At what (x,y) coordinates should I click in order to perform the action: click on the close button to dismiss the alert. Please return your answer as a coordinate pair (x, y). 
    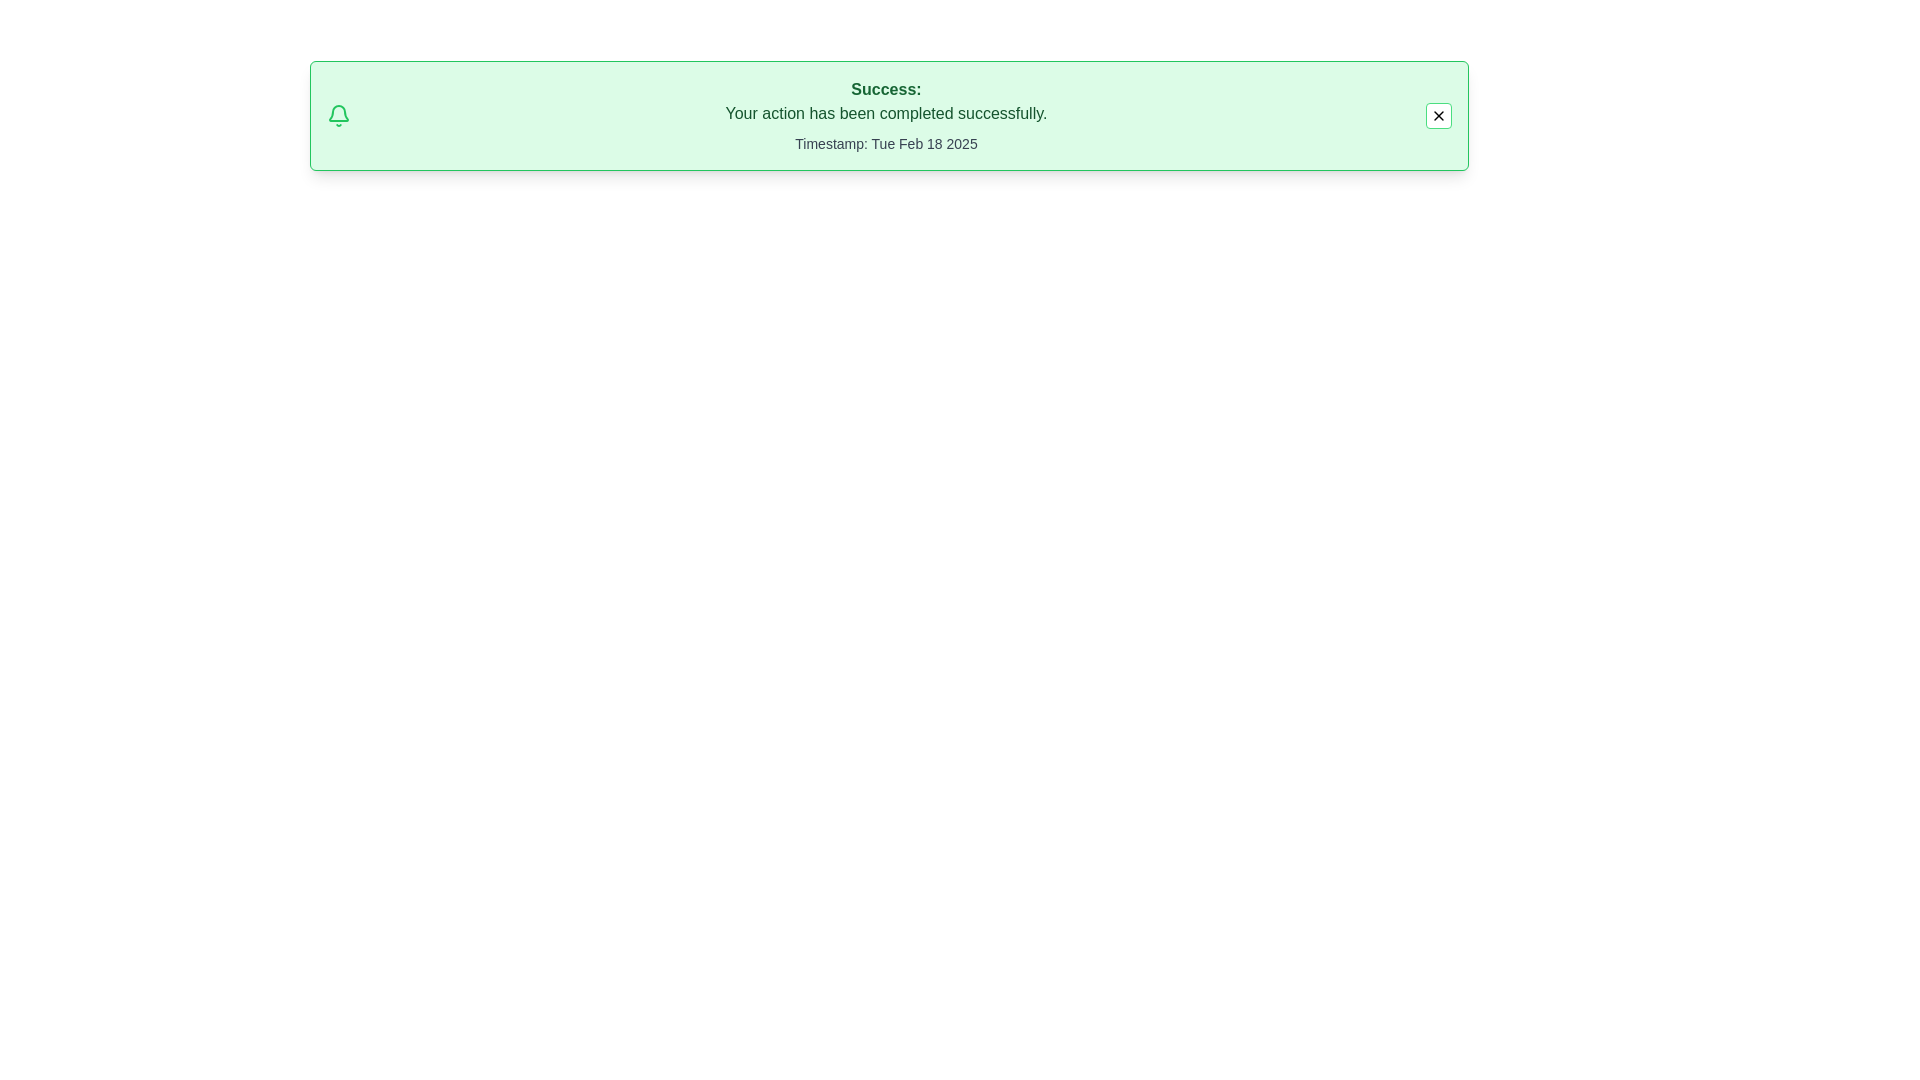
    Looking at the image, I should click on (1438, 115).